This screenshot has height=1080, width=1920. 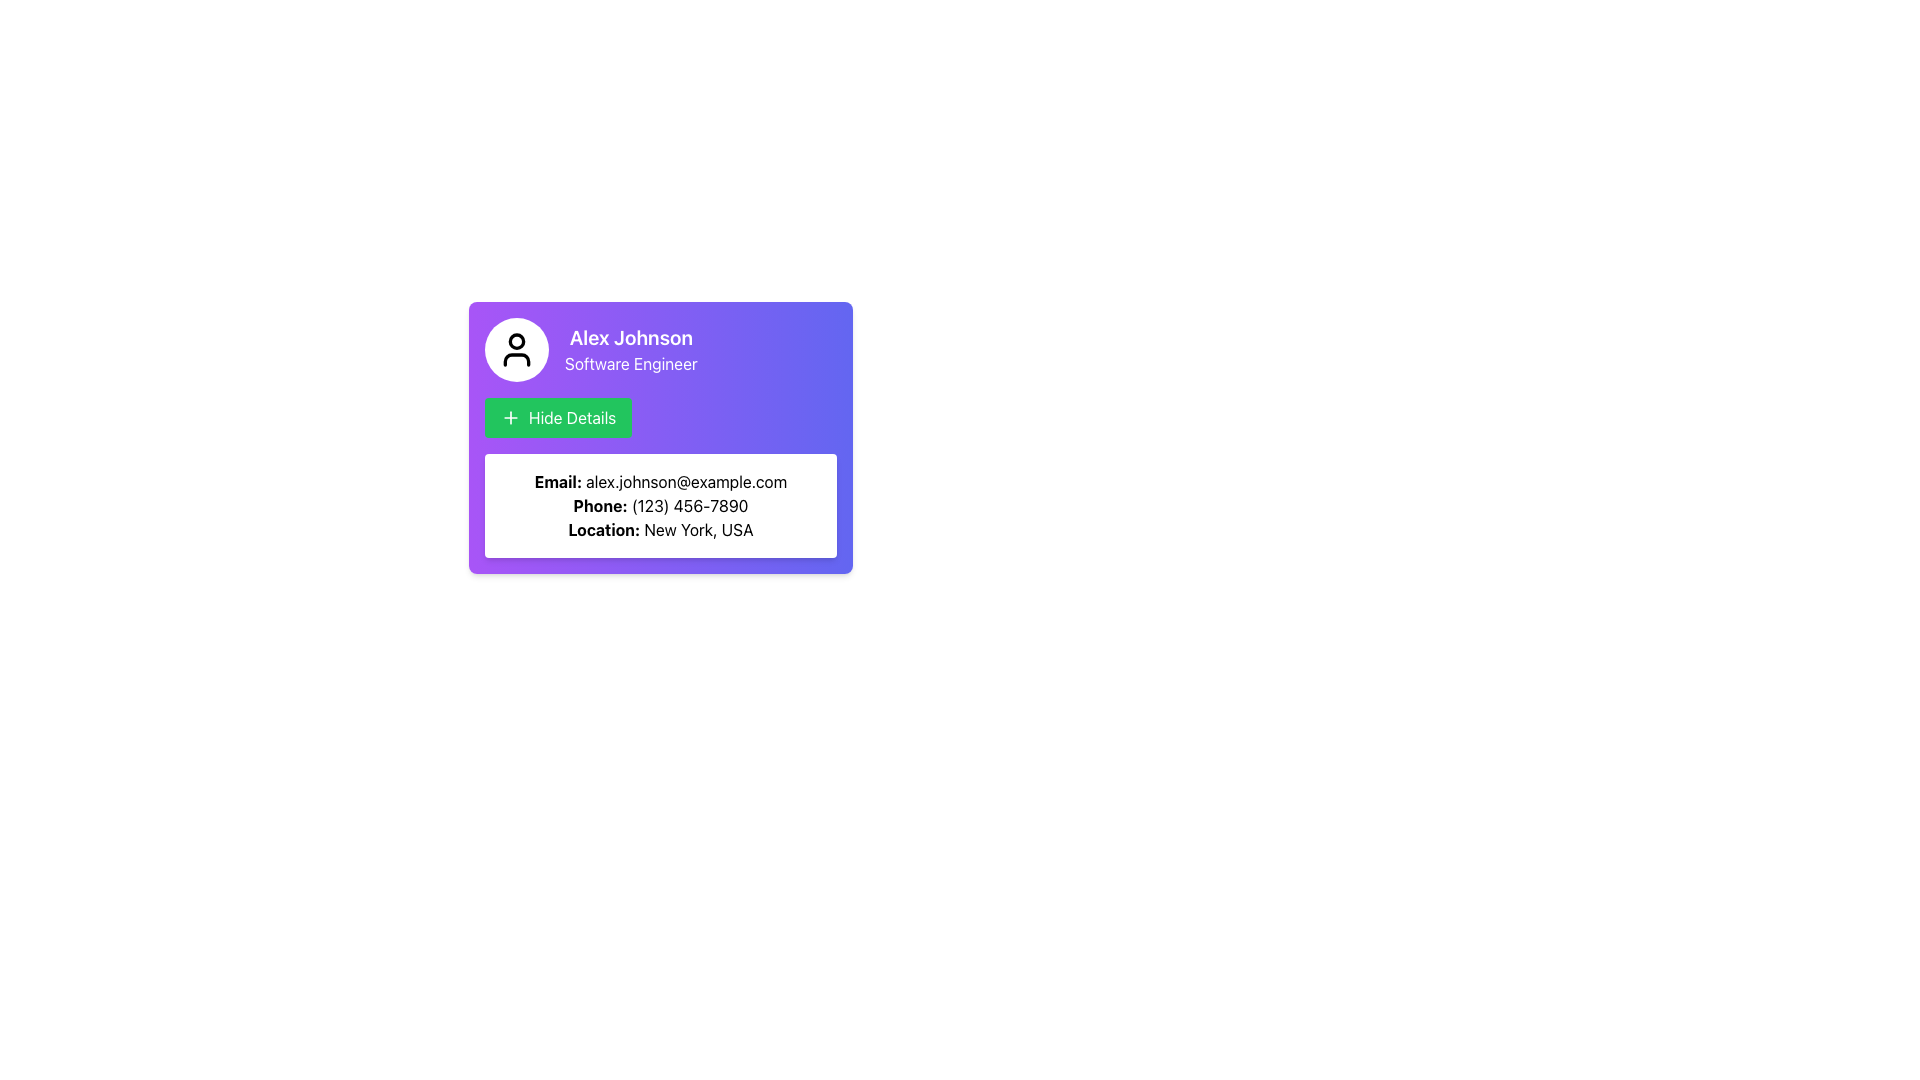 What do you see at coordinates (661, 504) in the screenshot?
I see `phone number displayed in the text label showing 'Phone: (123) 456-7890', which is located within the contact information section of the card` at bounding box center [661, 504].